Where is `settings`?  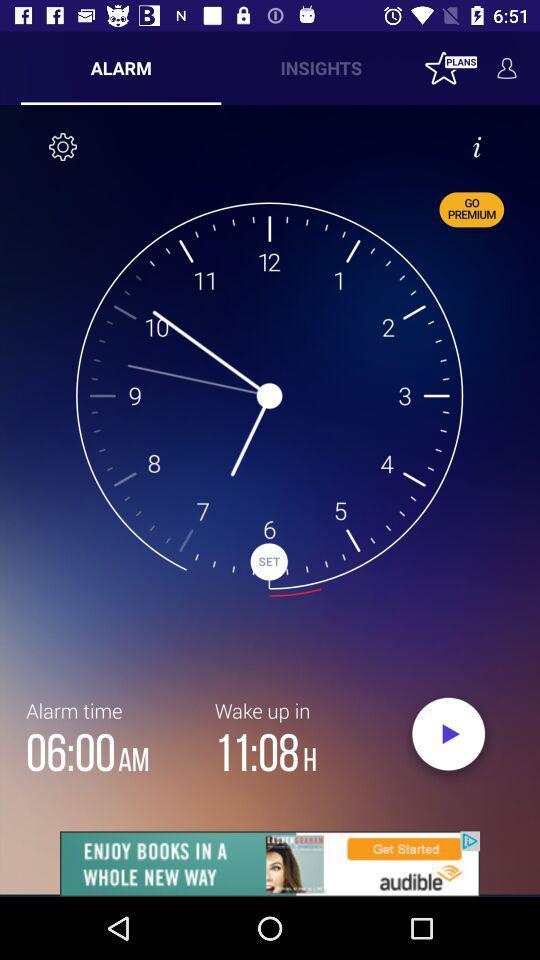
settings is located at coordinates (63, 145).